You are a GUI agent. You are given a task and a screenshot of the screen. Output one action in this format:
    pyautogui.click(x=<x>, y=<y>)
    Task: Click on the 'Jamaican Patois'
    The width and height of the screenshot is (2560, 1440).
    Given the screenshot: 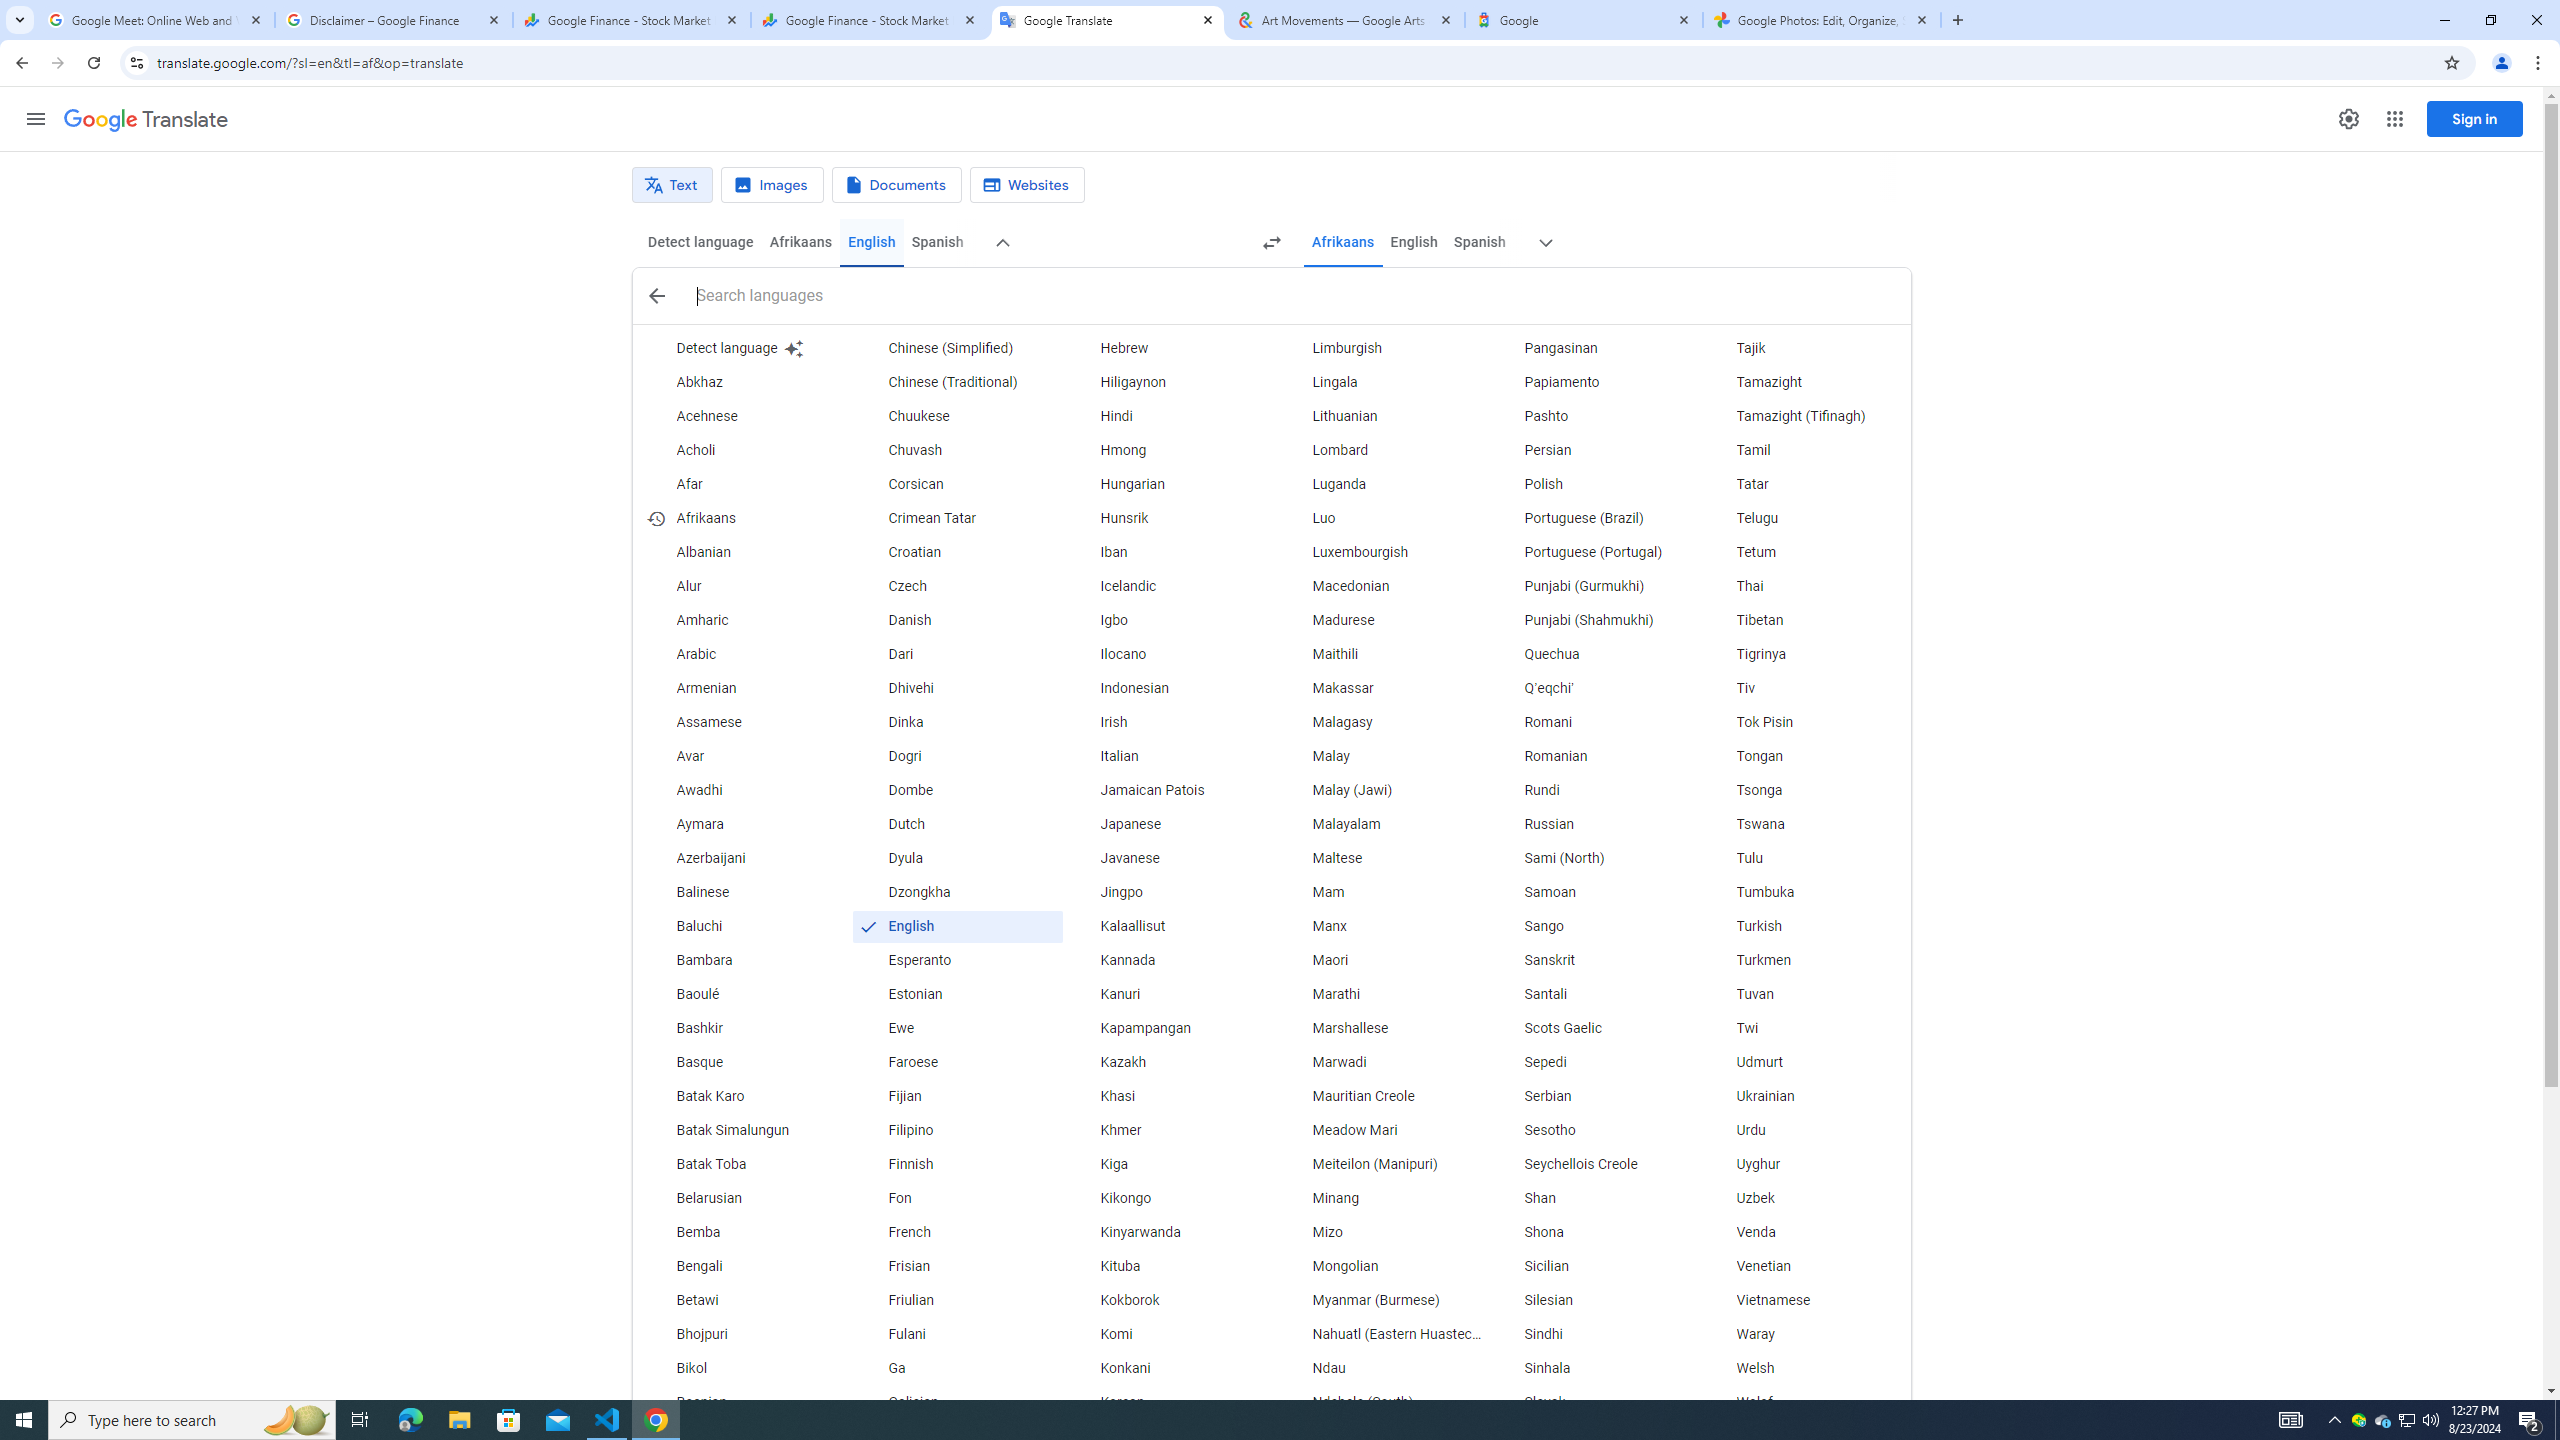 What is the action you would take?
    pyautogui.click(x=1169, y=789)
    